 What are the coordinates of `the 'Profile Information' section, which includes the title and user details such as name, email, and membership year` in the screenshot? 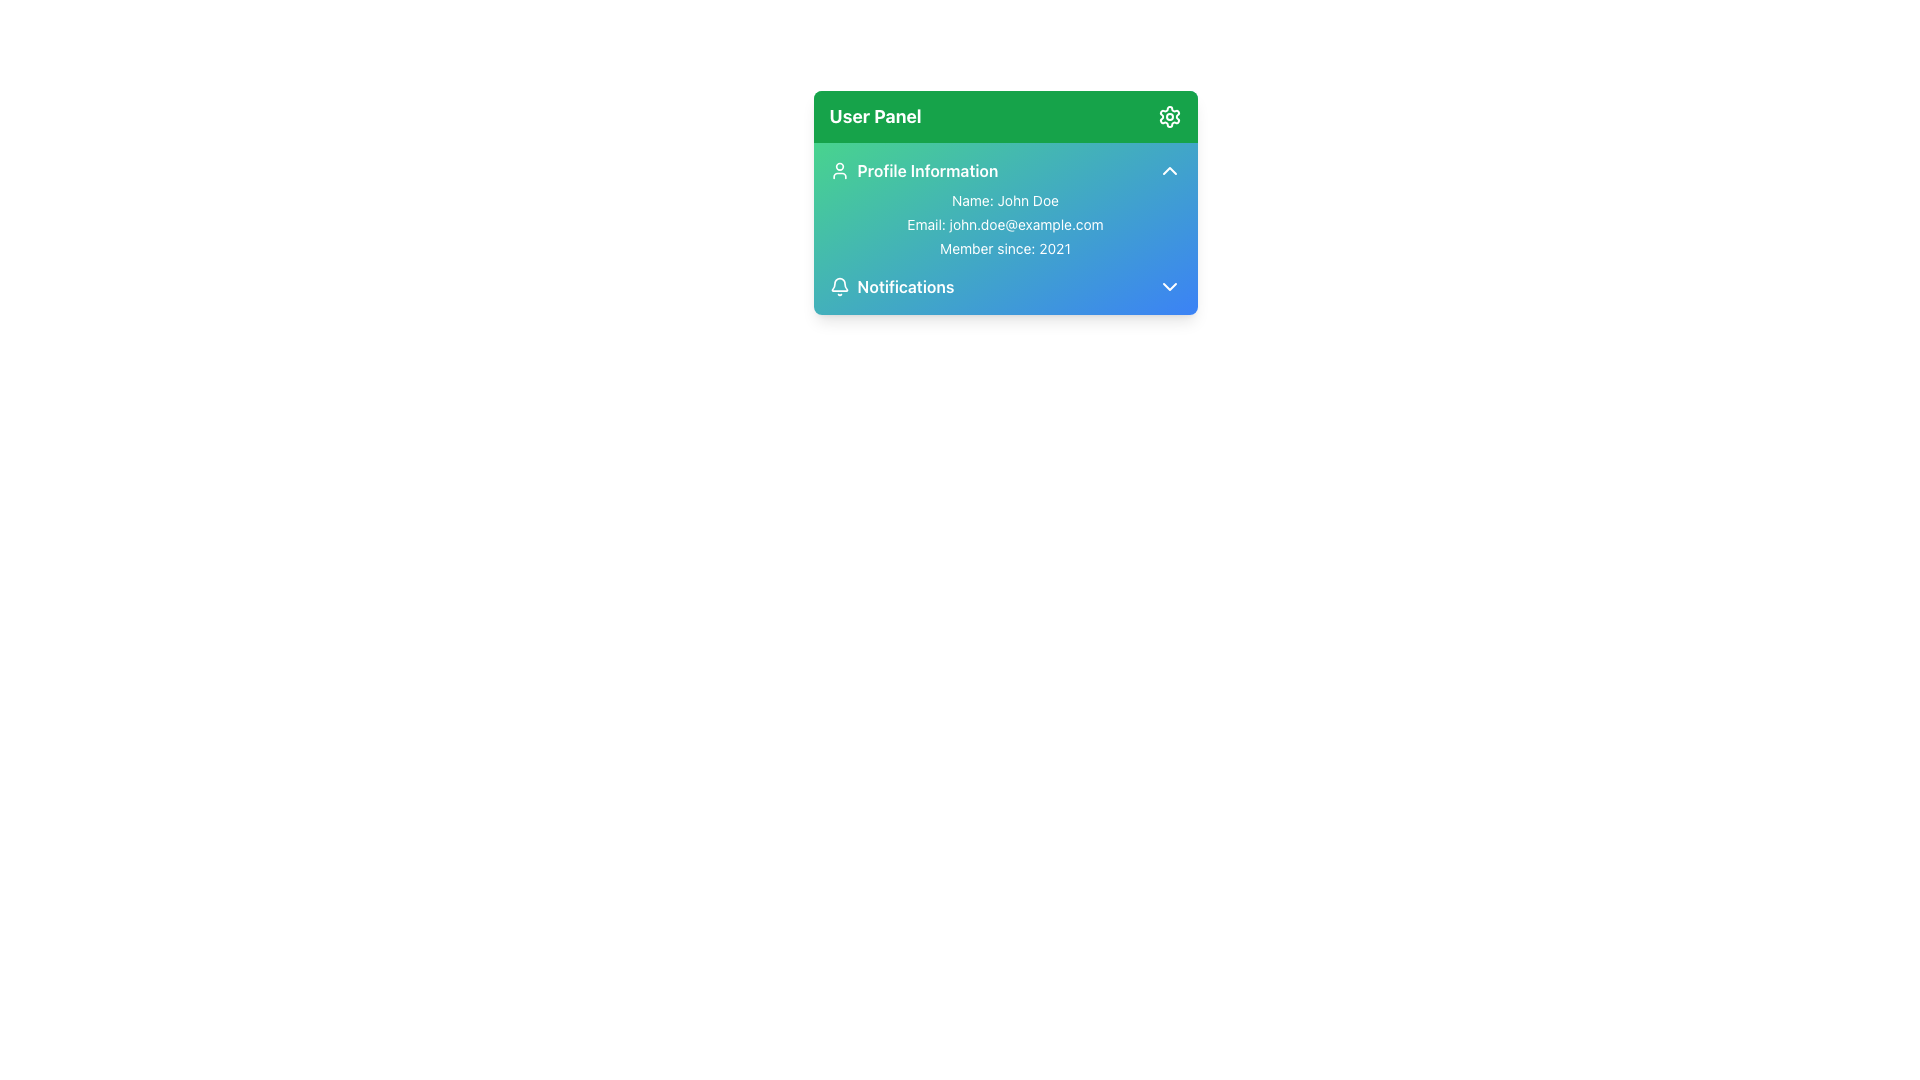 It's located at (1005, 208).